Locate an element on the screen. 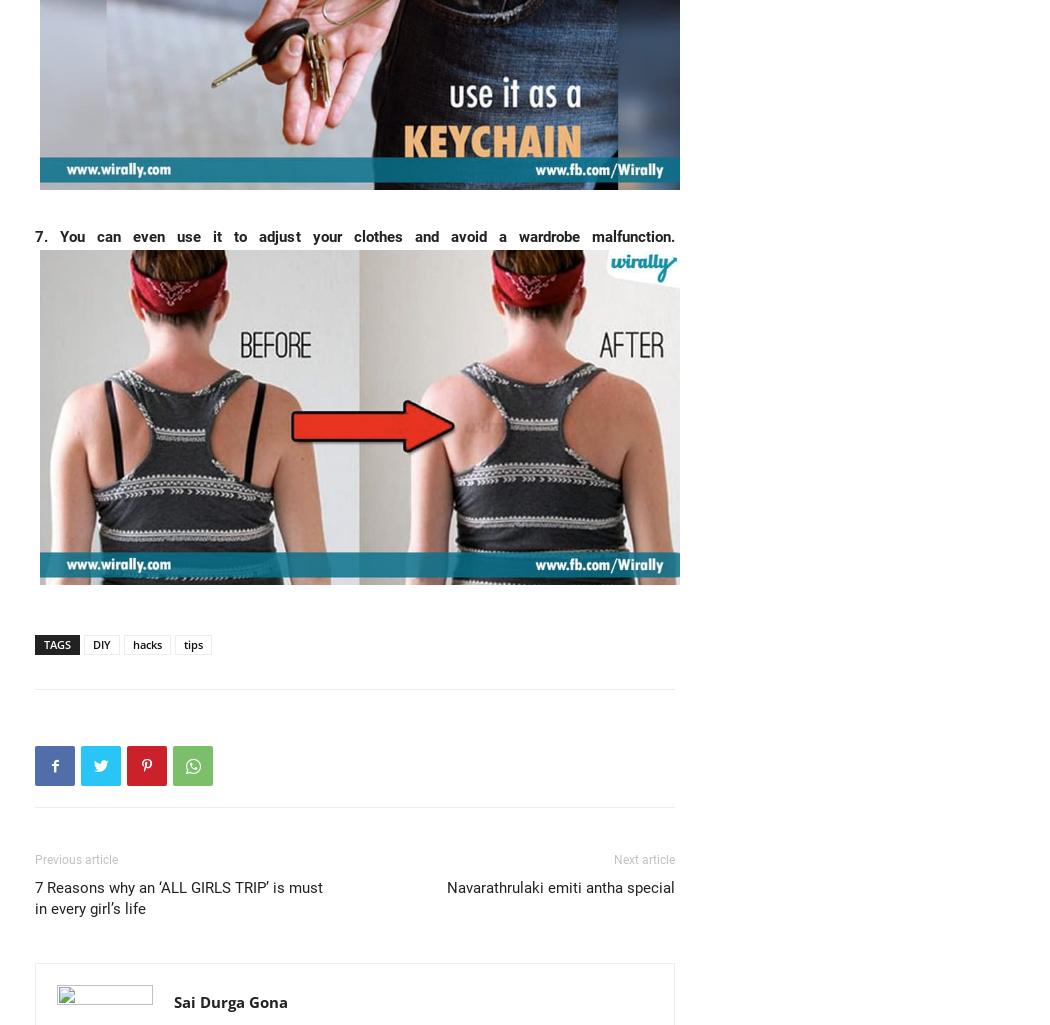 The width and height of the screenshot is (1050, 1025). 'Sai Durga Gona' is located at coordinates (231, 1001).